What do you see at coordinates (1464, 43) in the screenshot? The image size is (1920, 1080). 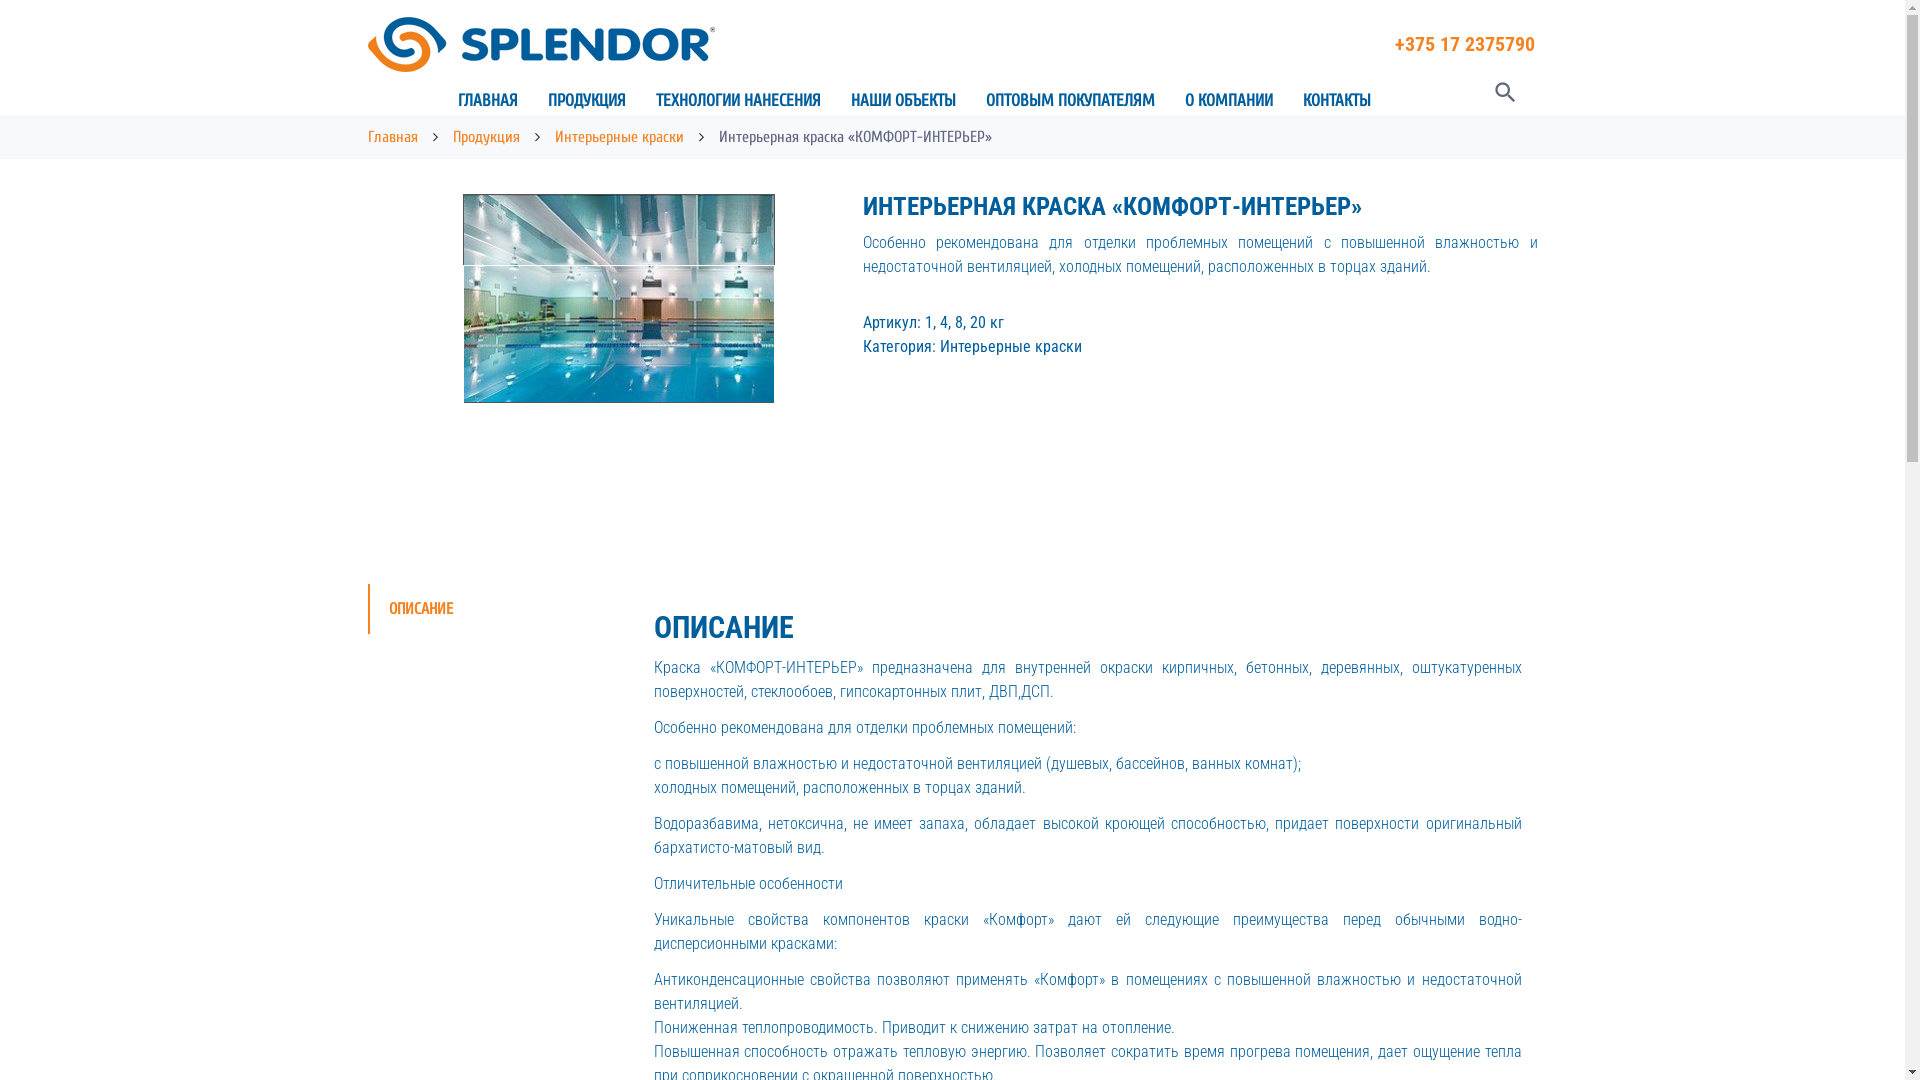 I see `'+375 17 2375790'` at bounding box center [1464, 43].